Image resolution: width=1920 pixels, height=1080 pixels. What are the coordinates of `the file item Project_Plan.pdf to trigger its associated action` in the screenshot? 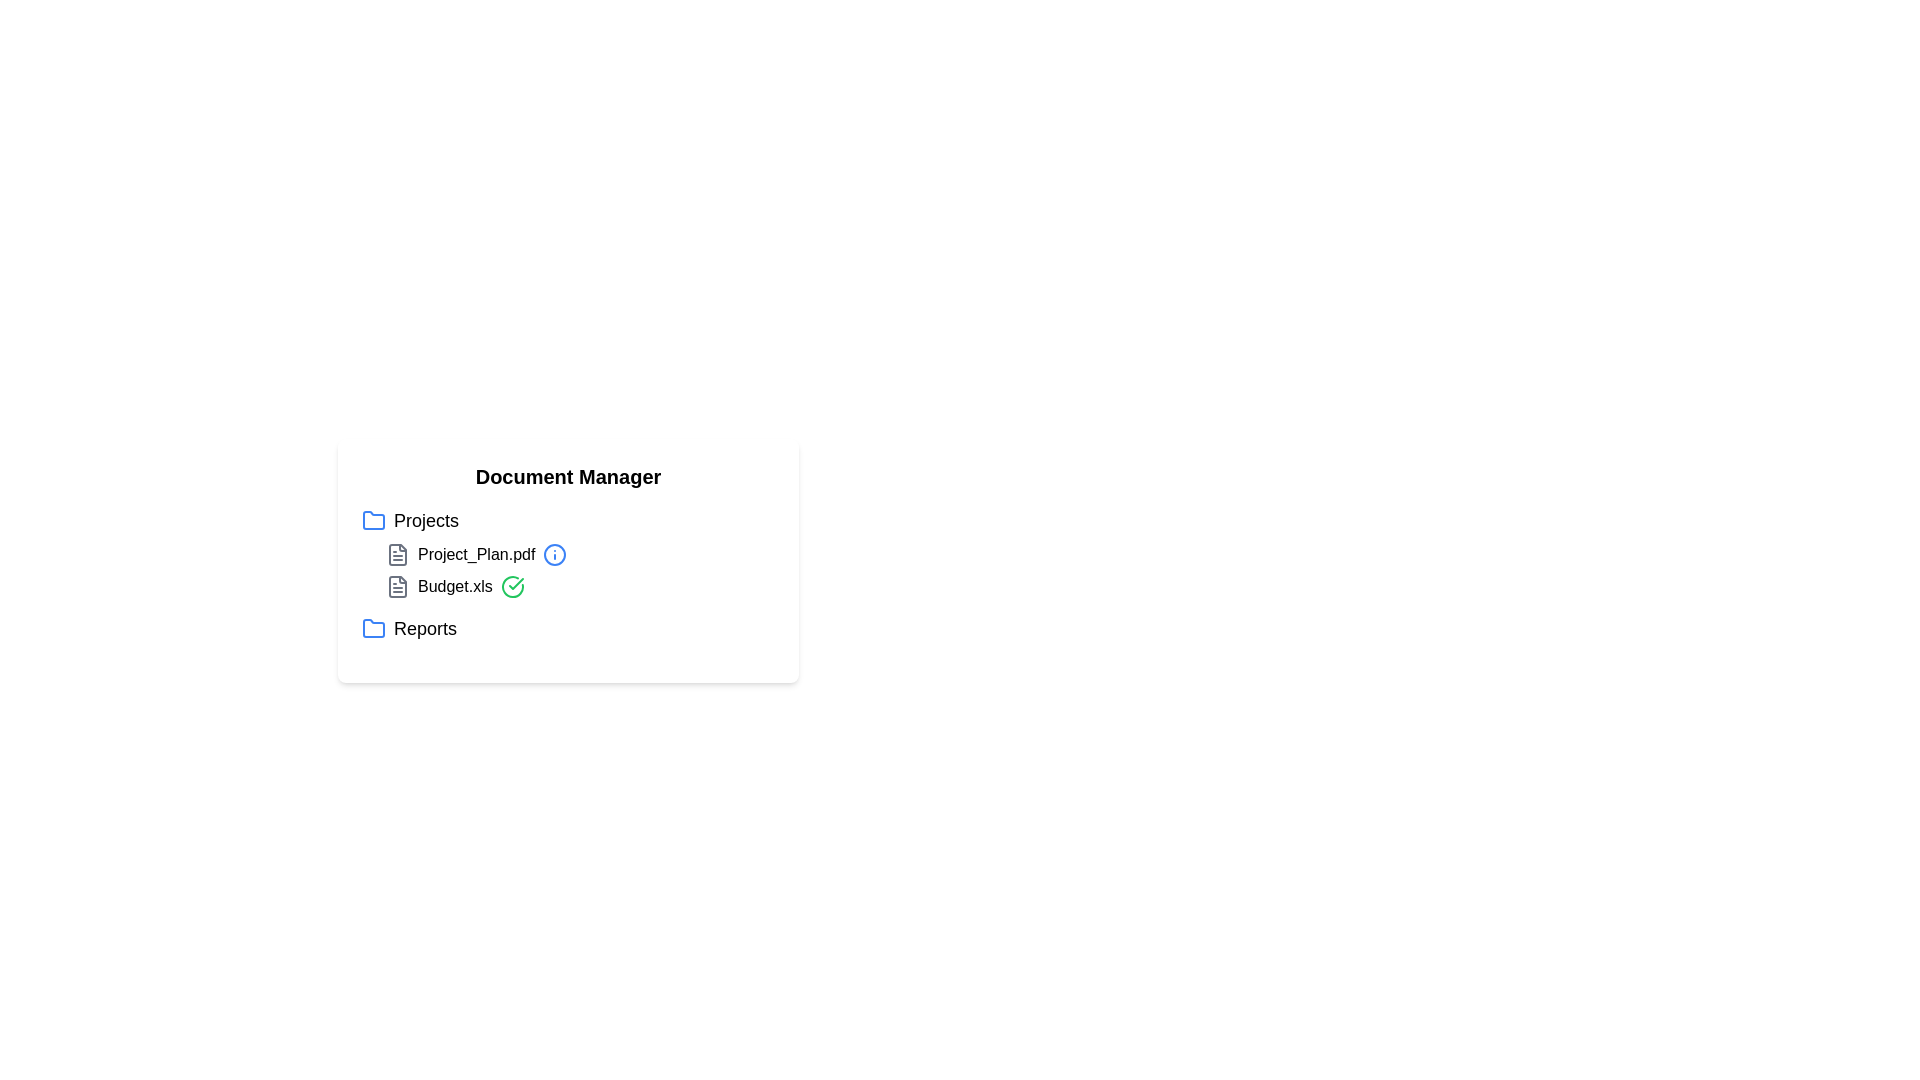 It's located at (474, 555).